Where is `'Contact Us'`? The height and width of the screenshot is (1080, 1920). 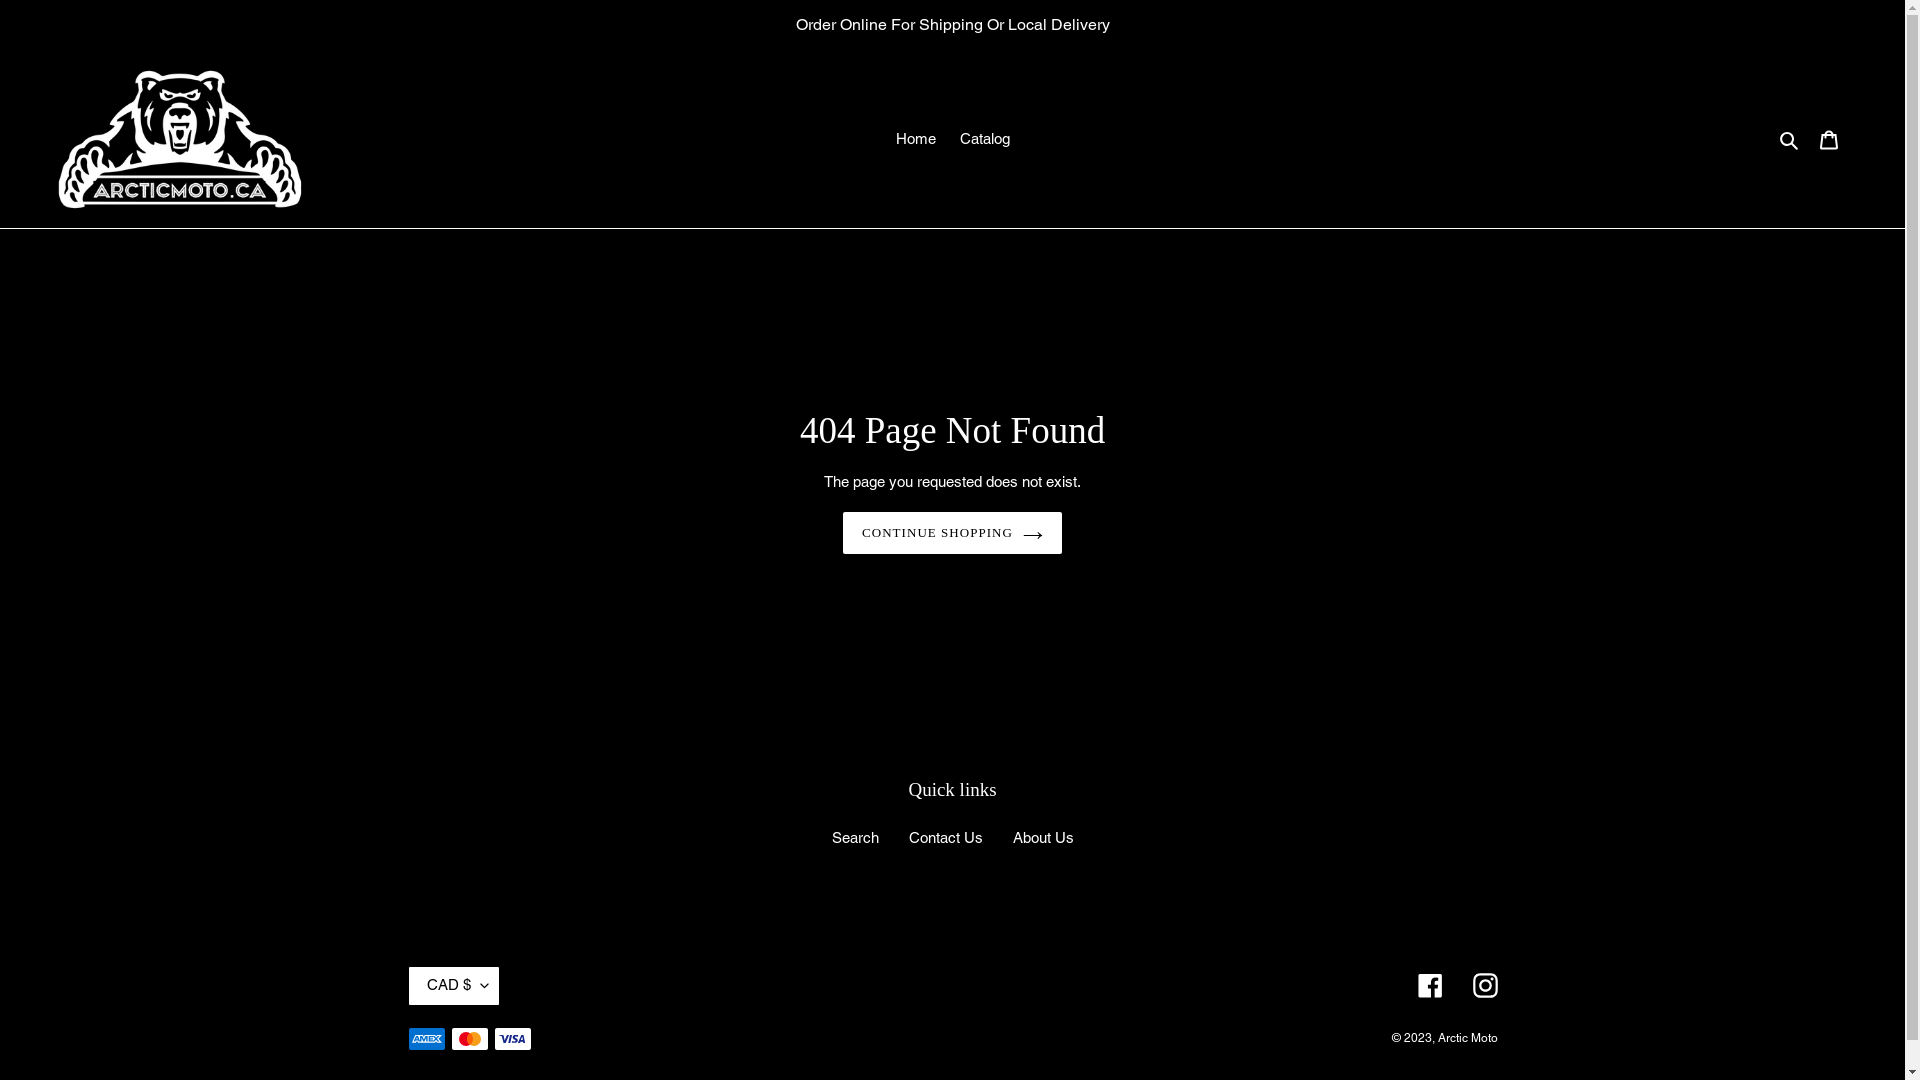 'Contact Us' is located at coordinates (944, 837).